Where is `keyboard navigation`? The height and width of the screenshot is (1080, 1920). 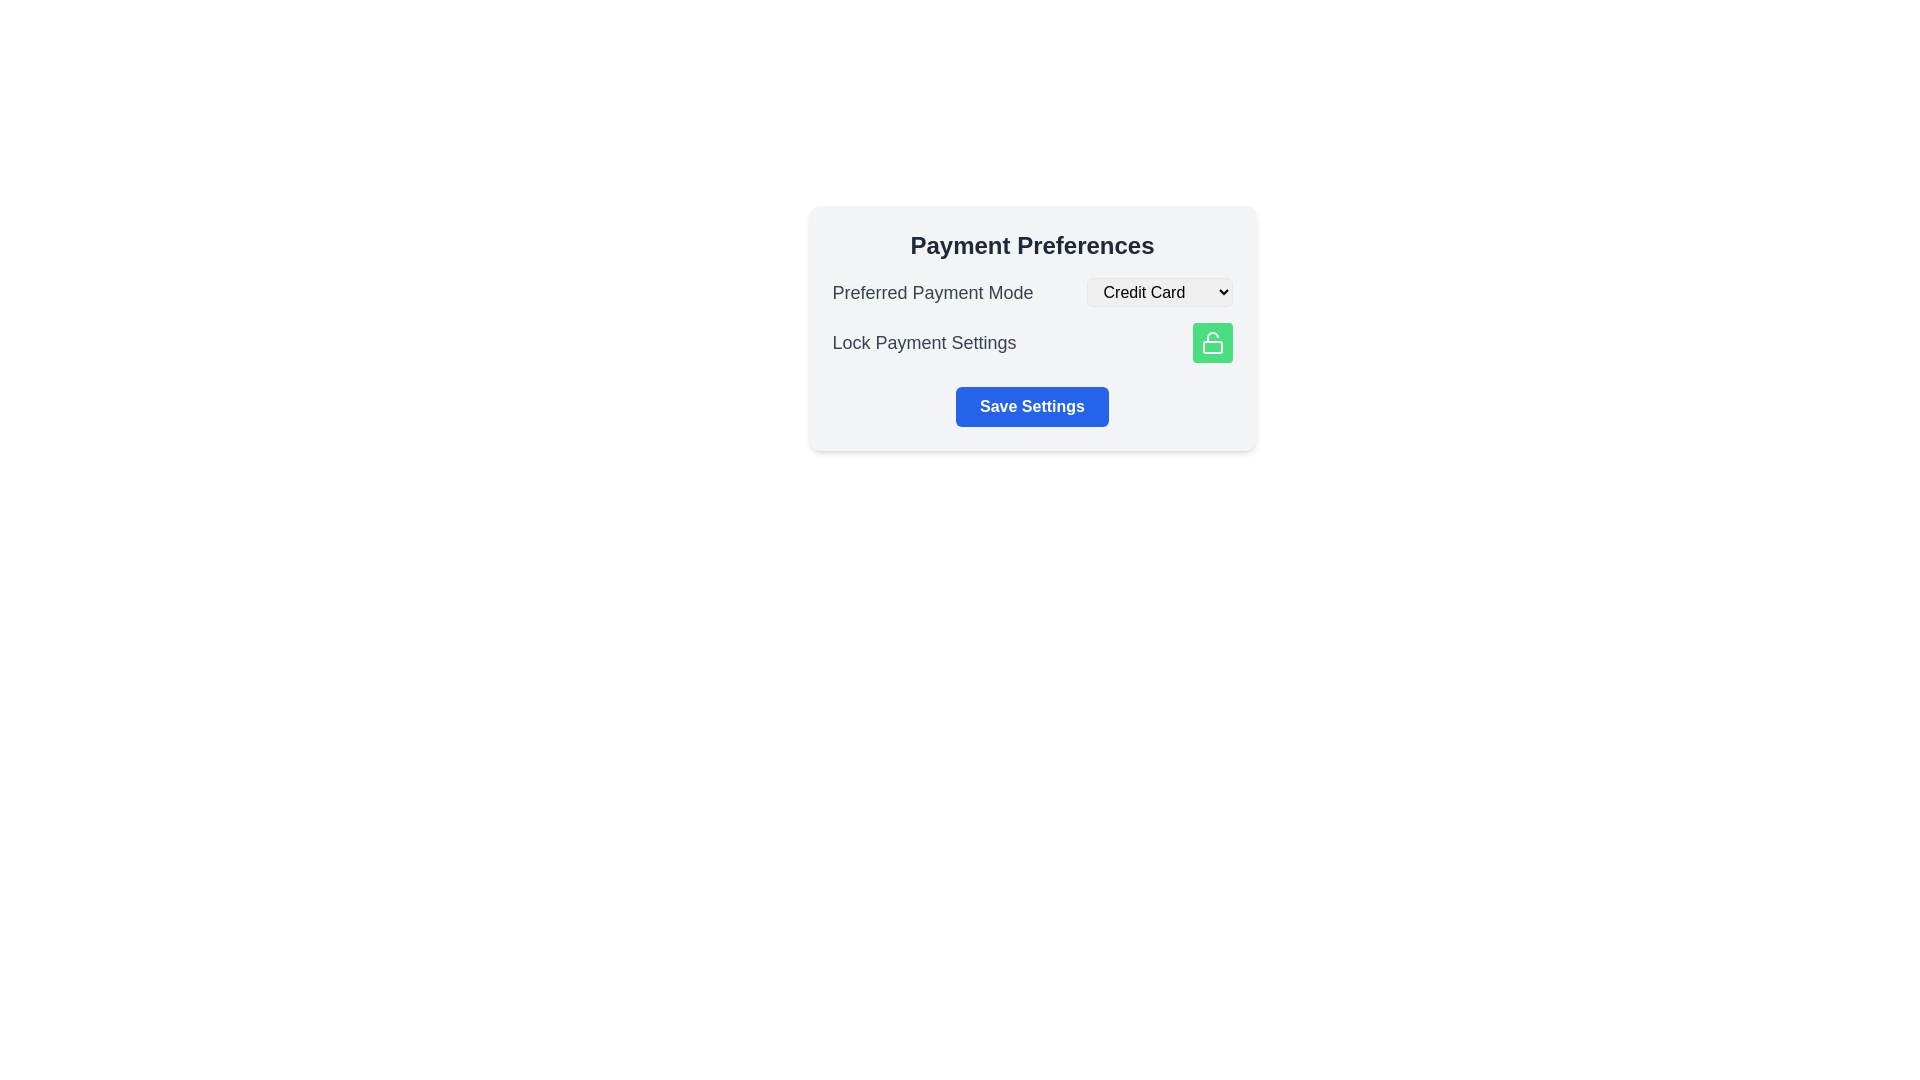
keyboard navigation is located at coordinates (1211, 342).